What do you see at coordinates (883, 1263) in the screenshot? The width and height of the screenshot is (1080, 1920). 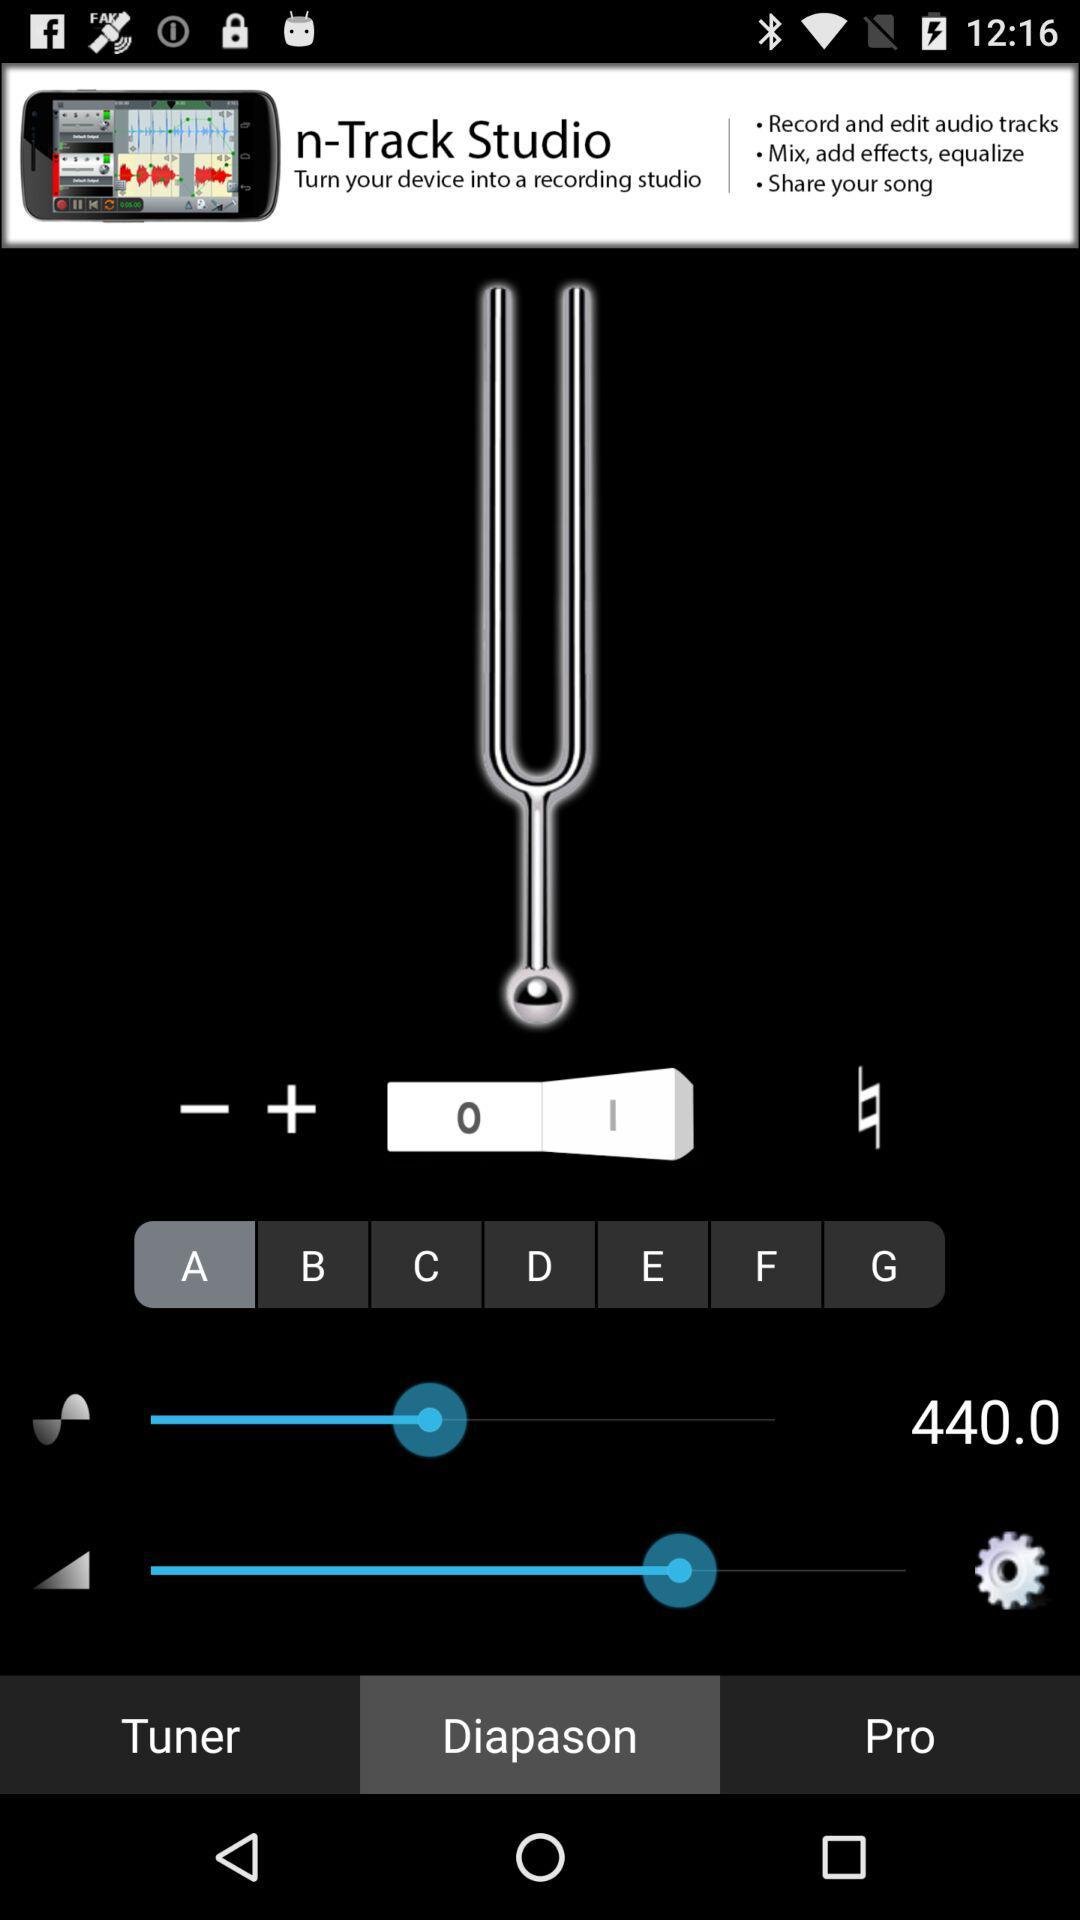 I see `the icon to the right of f radio button` at bounding box center [883, 1263].